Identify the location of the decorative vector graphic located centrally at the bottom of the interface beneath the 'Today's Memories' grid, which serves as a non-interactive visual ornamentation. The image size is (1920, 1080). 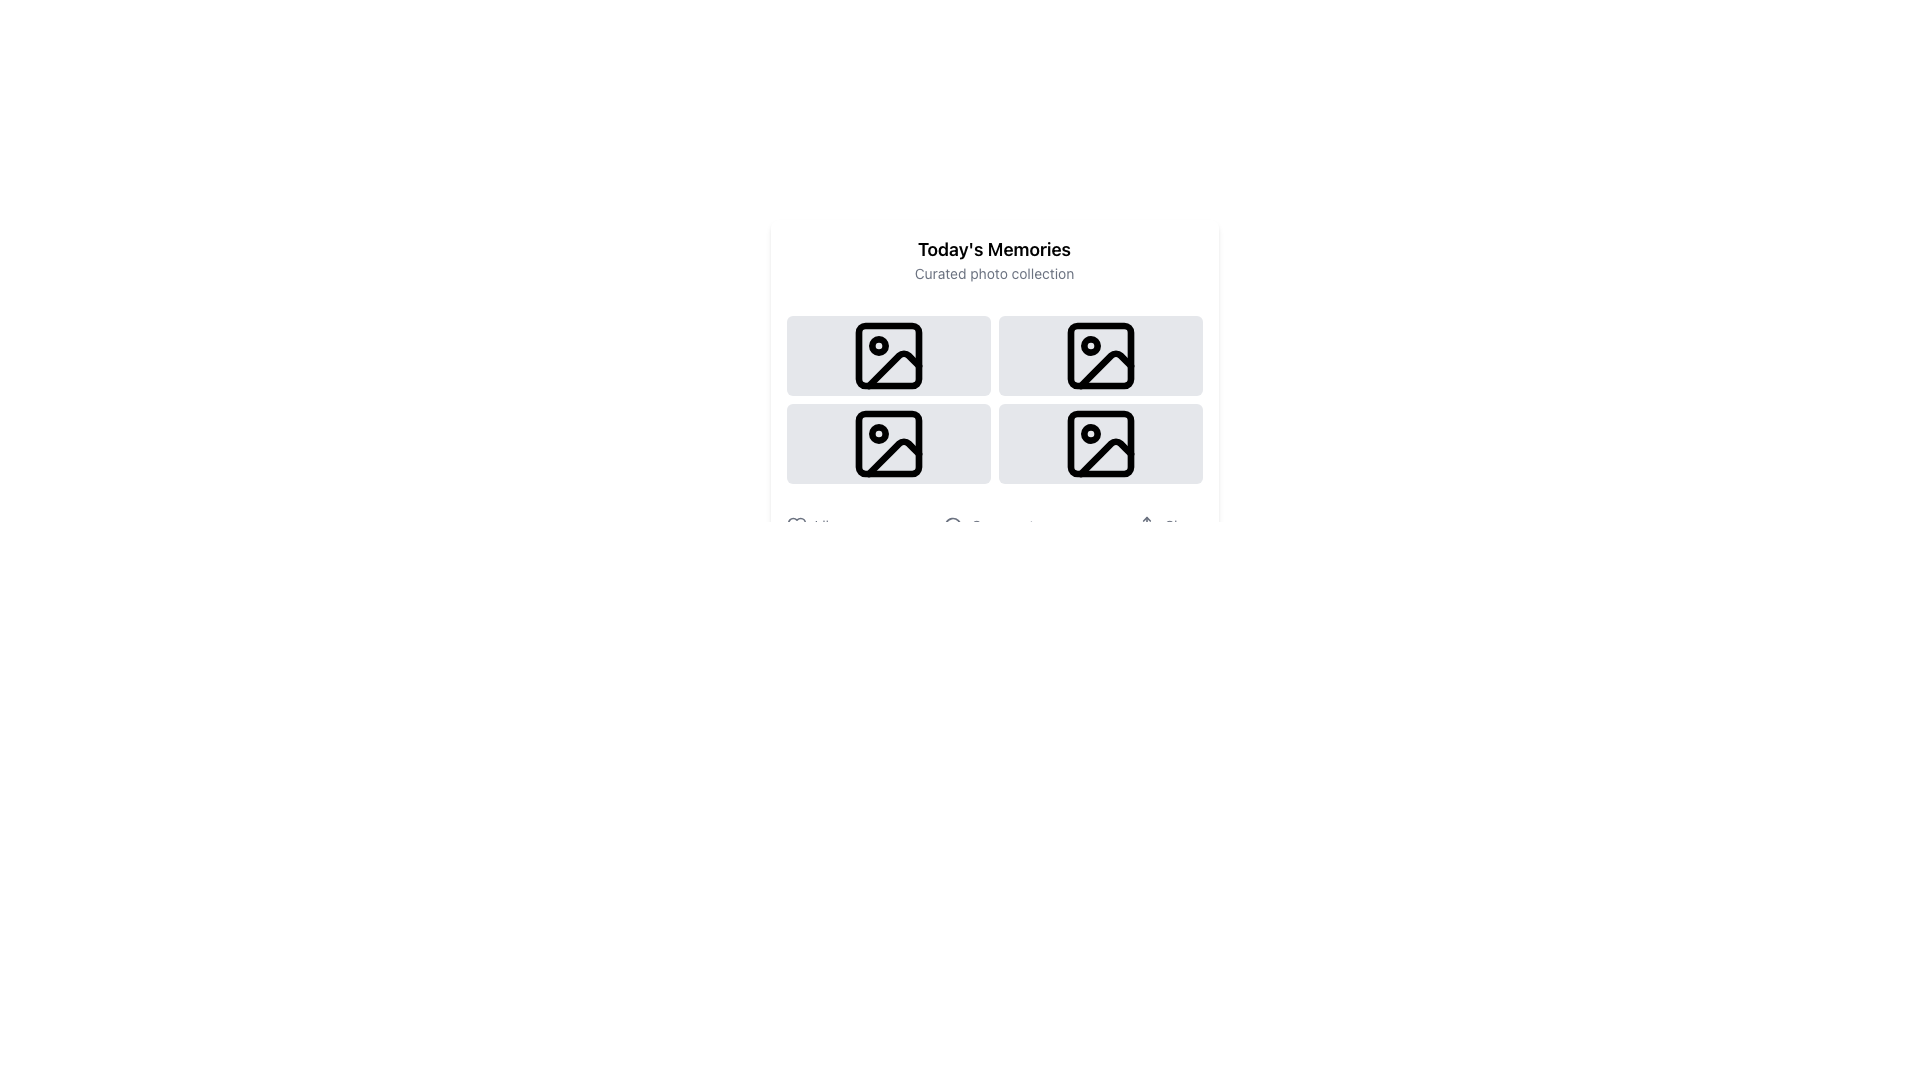
(952, 525).